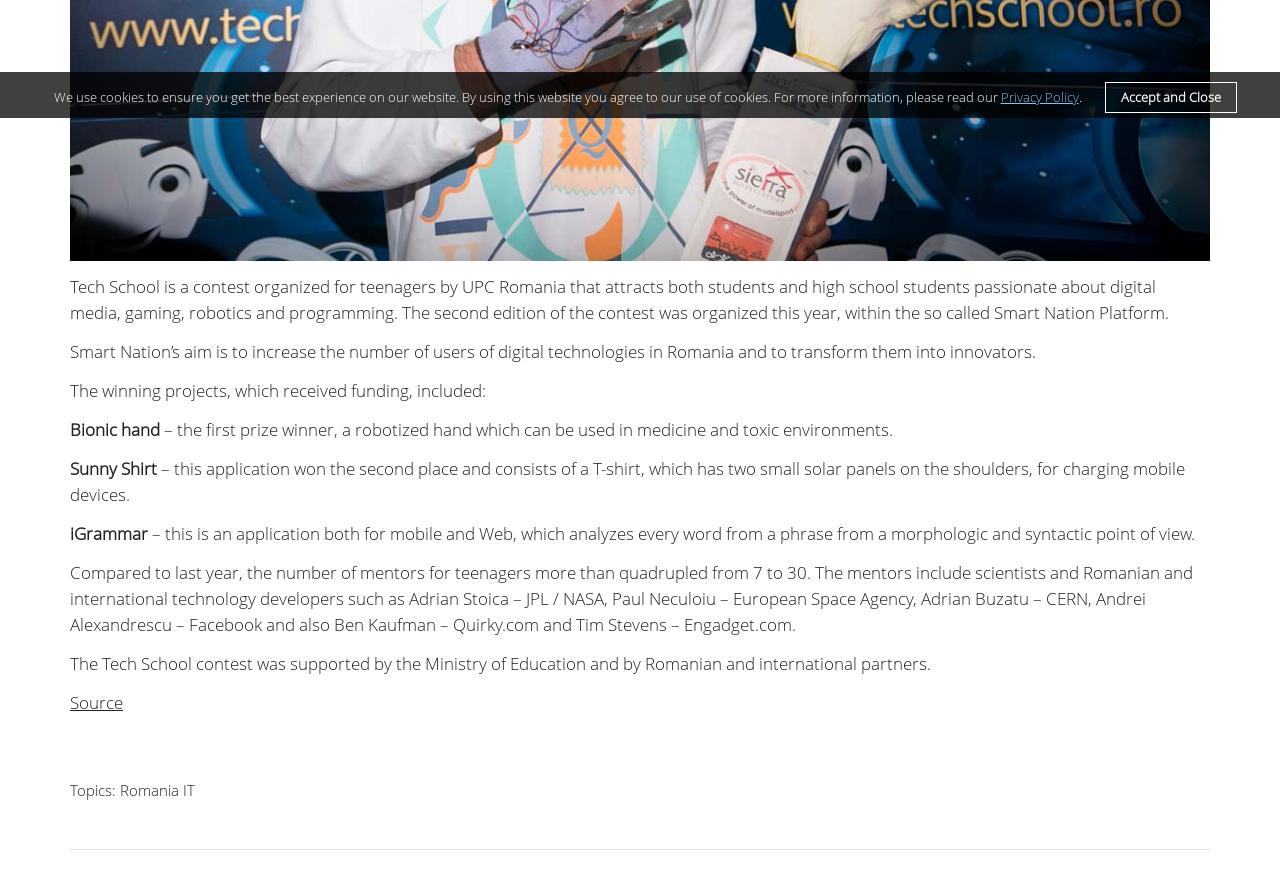  I want to click on 'iGrammar', so click(108, 533).